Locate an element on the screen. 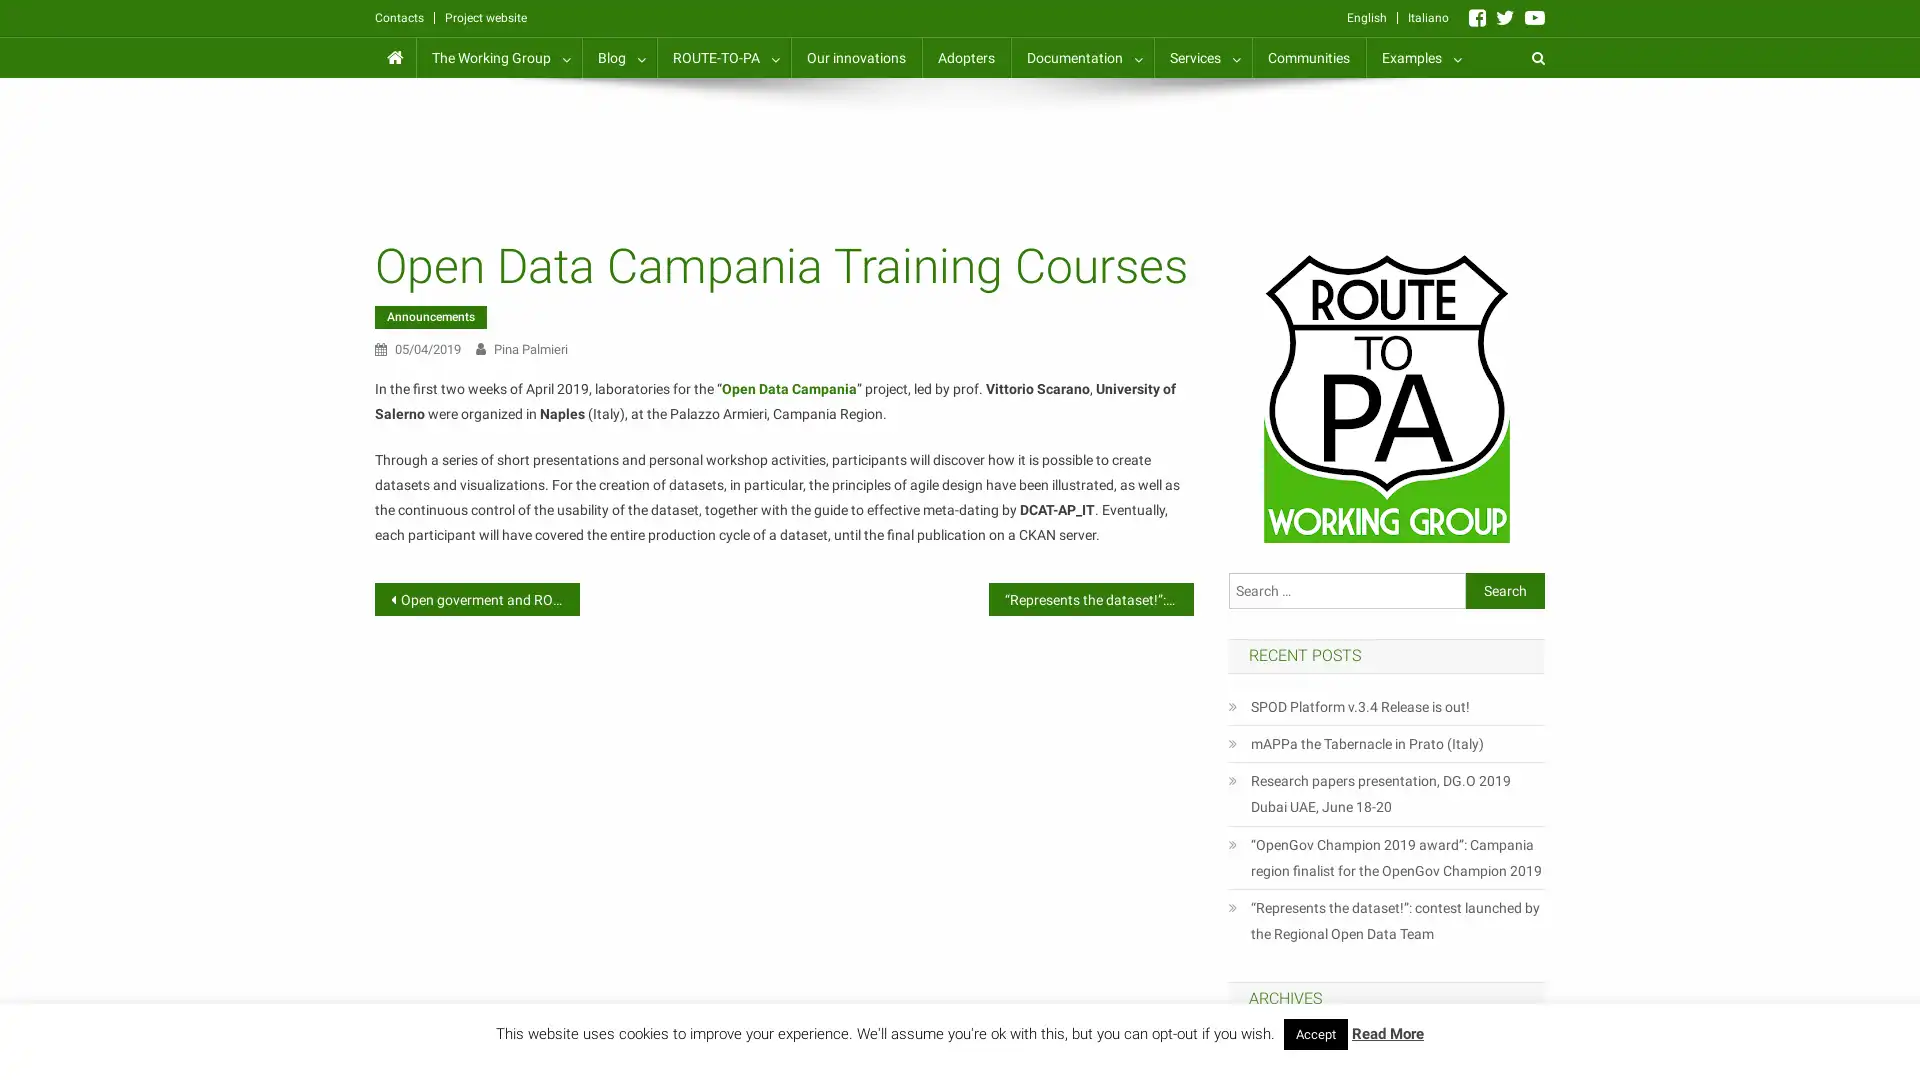  Search is located at coordinates (1505, 589).